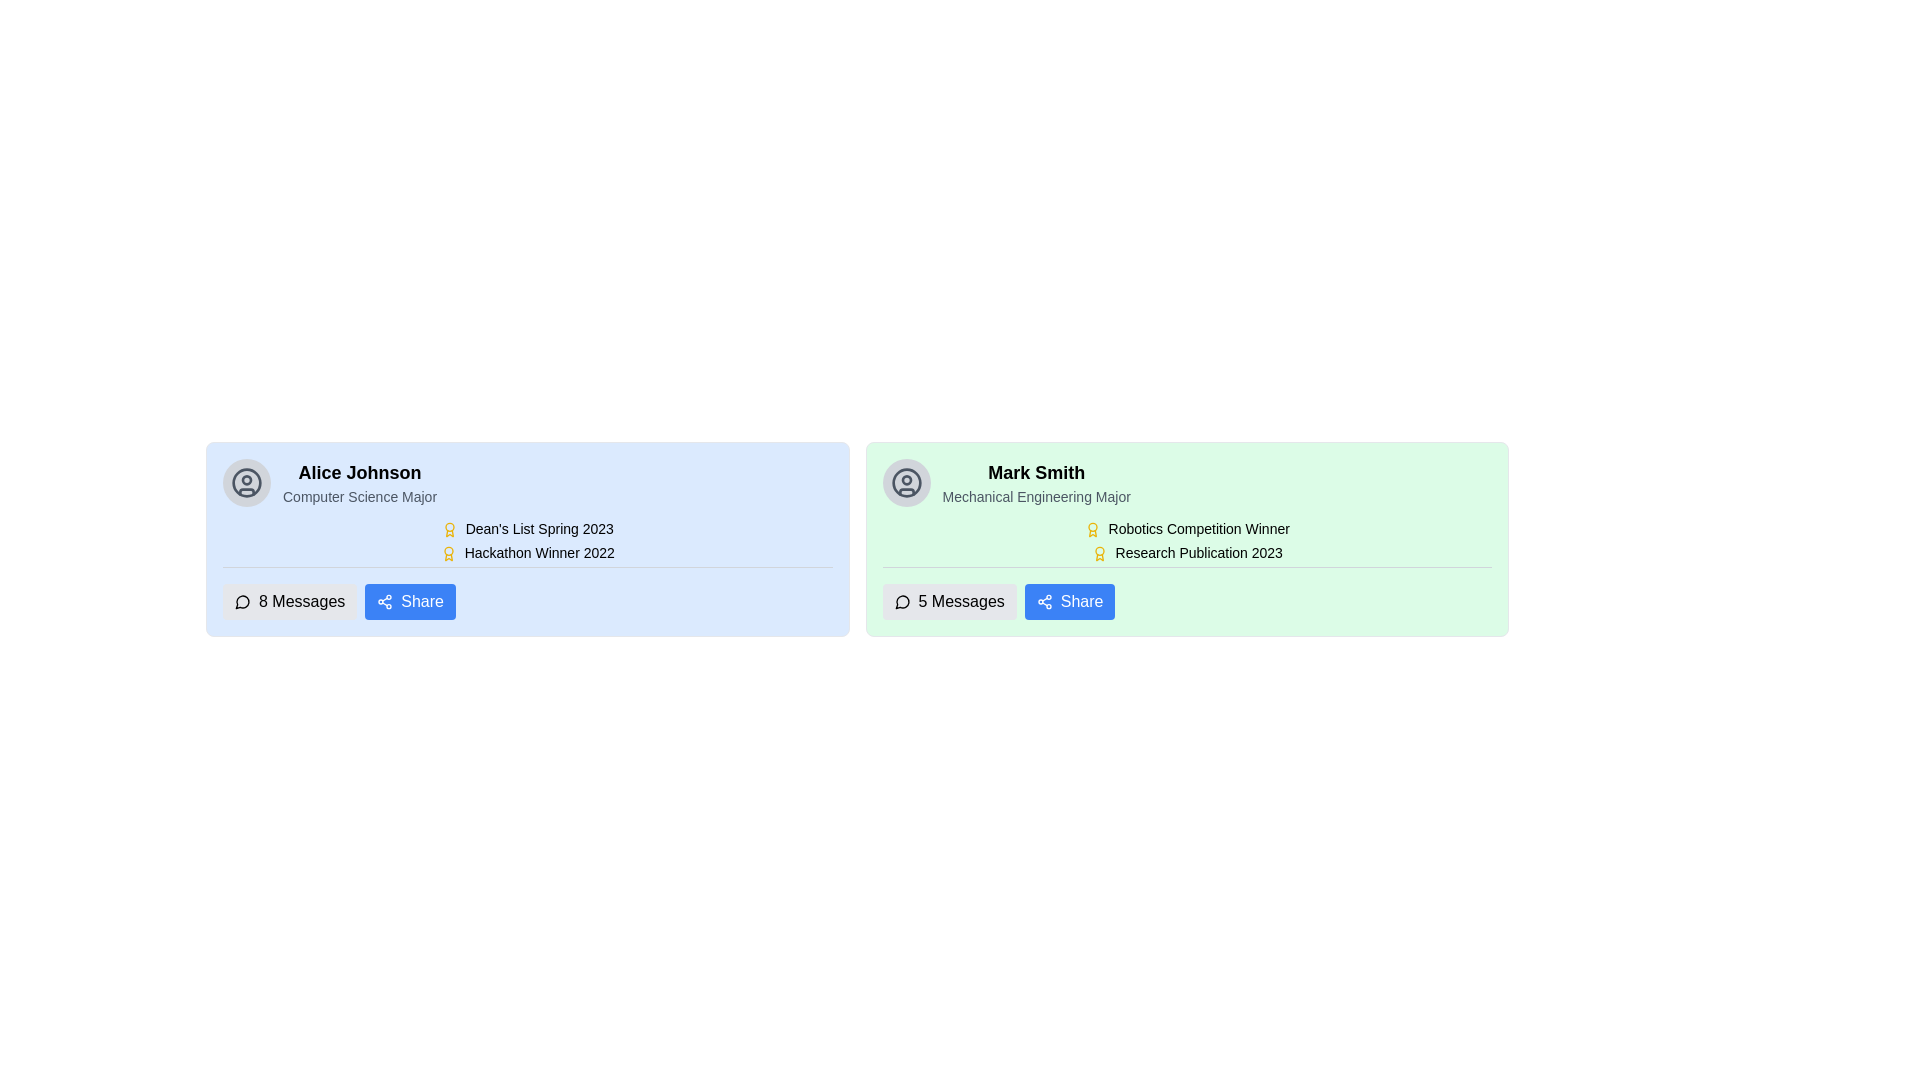 The width and height of the screenshot is (1920, 1080). Describe the element at coordinates (948, 600) in the screenshot. I see `the '5 Messages' button, which is a rectangular button with a gray background and rounded edges, located in the bottom-right corner of Mark Smith's green profile card` at that location.